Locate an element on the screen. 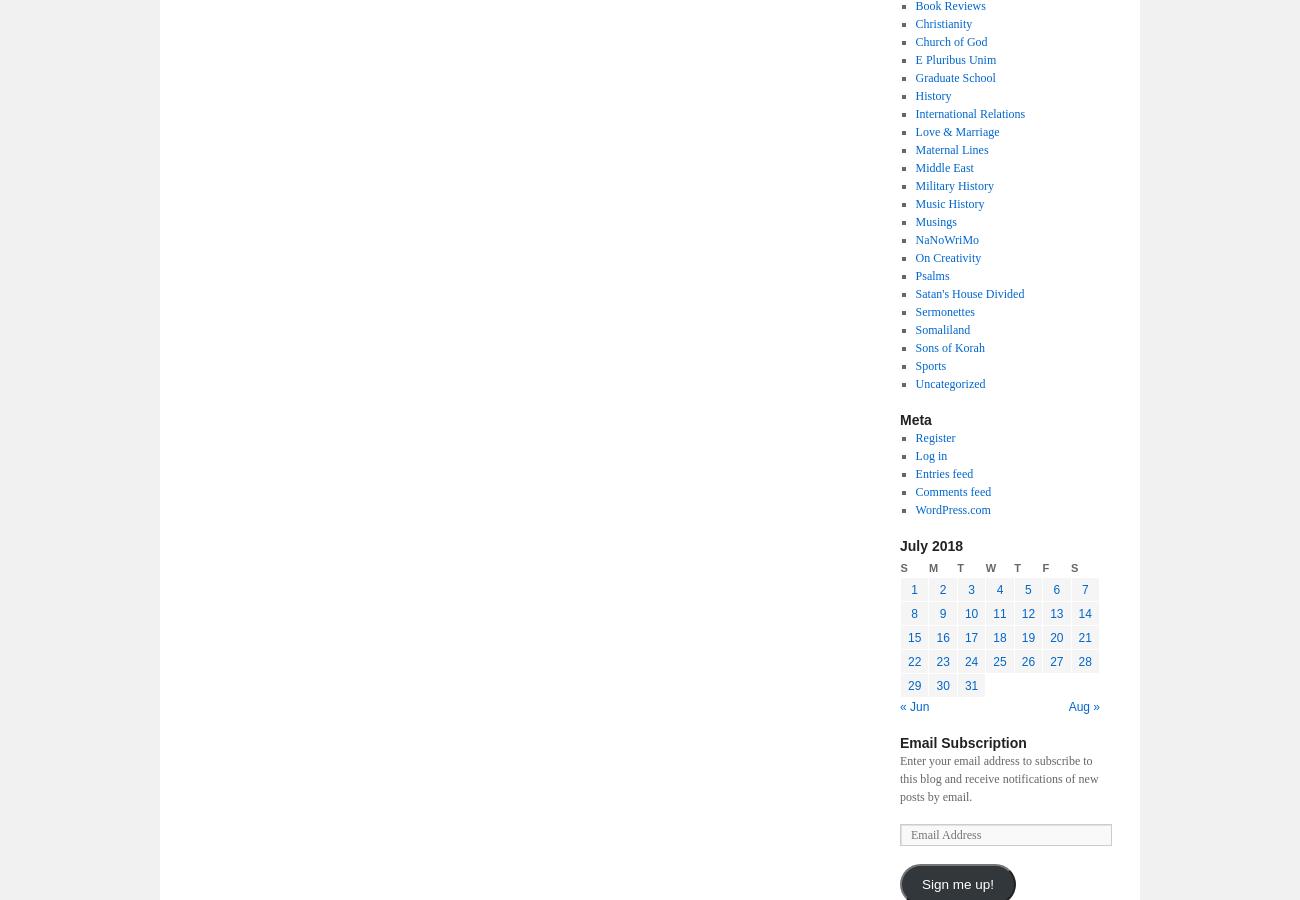 Image resolution: width=1300 pixels, height=900 pixels. '7' is located at coordinates (1083, 590).